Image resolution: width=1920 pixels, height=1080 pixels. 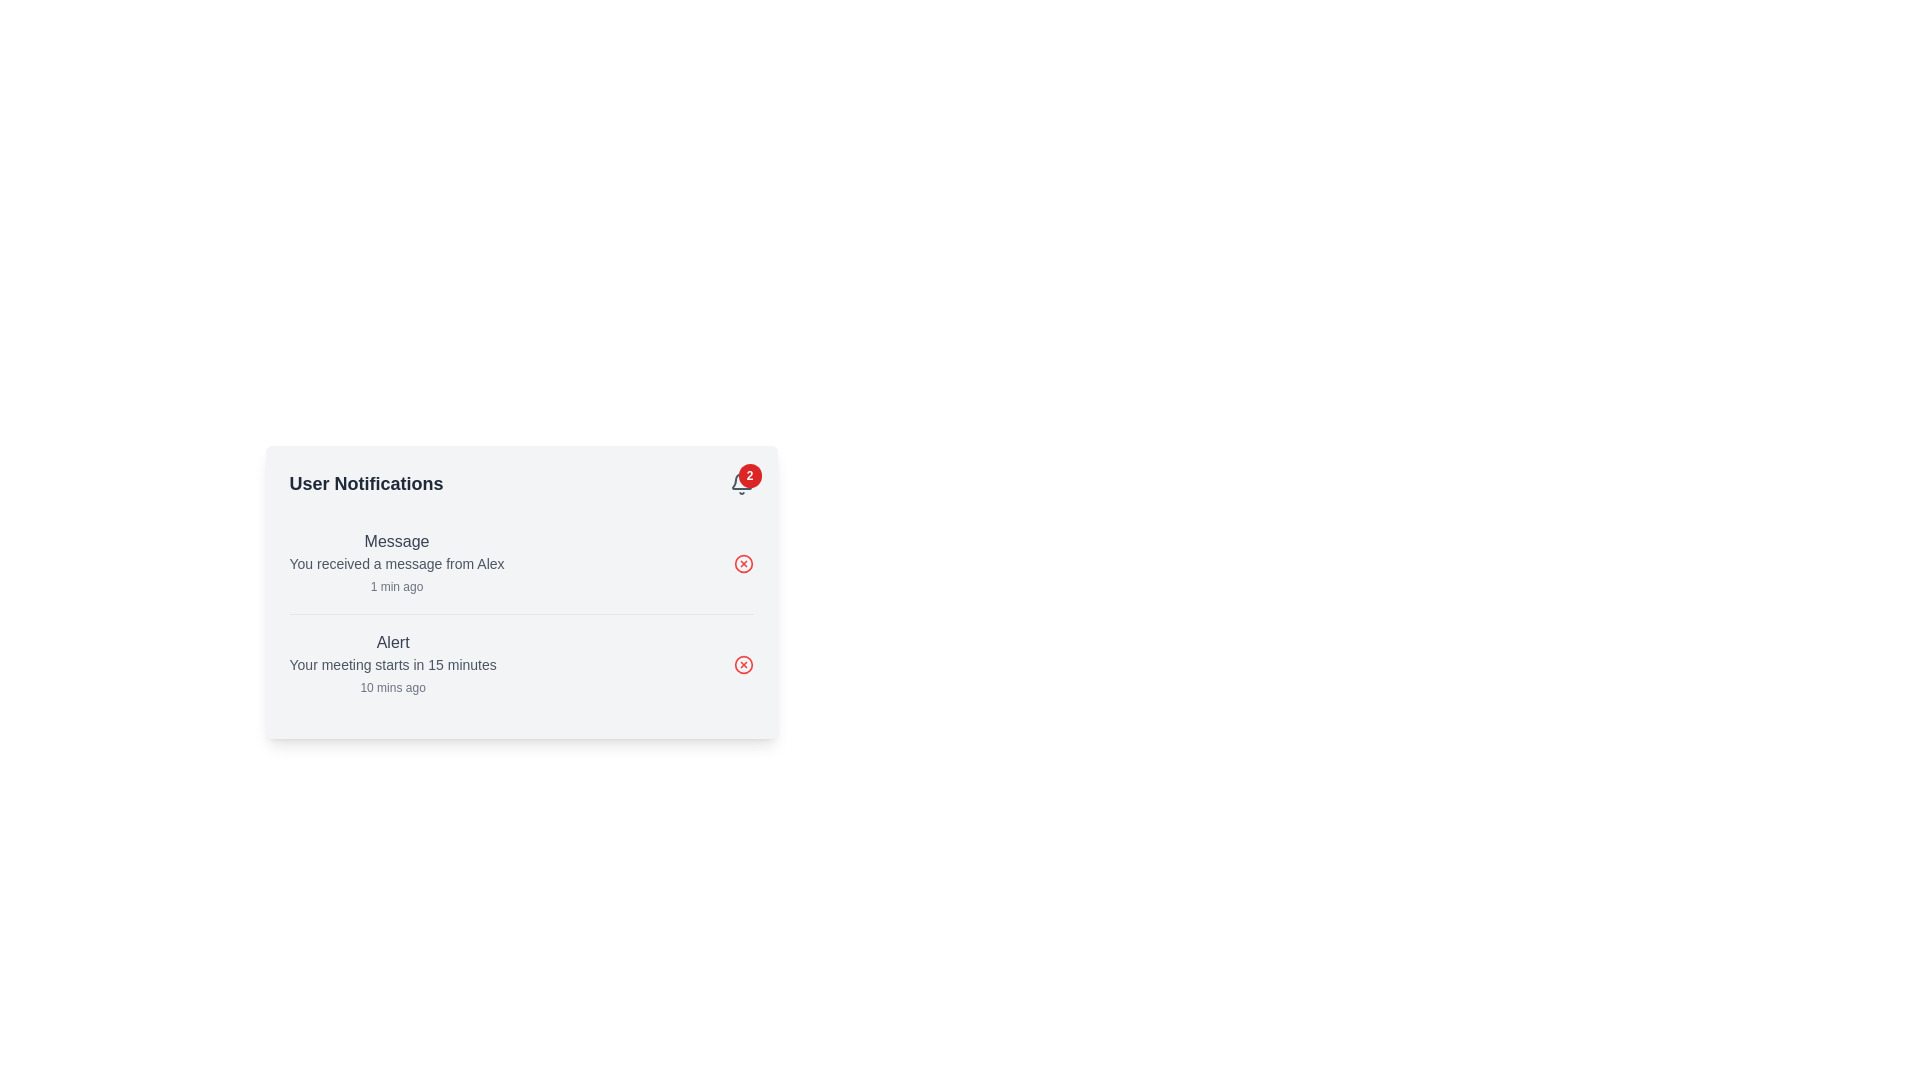 I want to click on timestamp text label located in the bottom-right section of the notifications panel, associated with the message from Alex, so click(x=397, y=585).